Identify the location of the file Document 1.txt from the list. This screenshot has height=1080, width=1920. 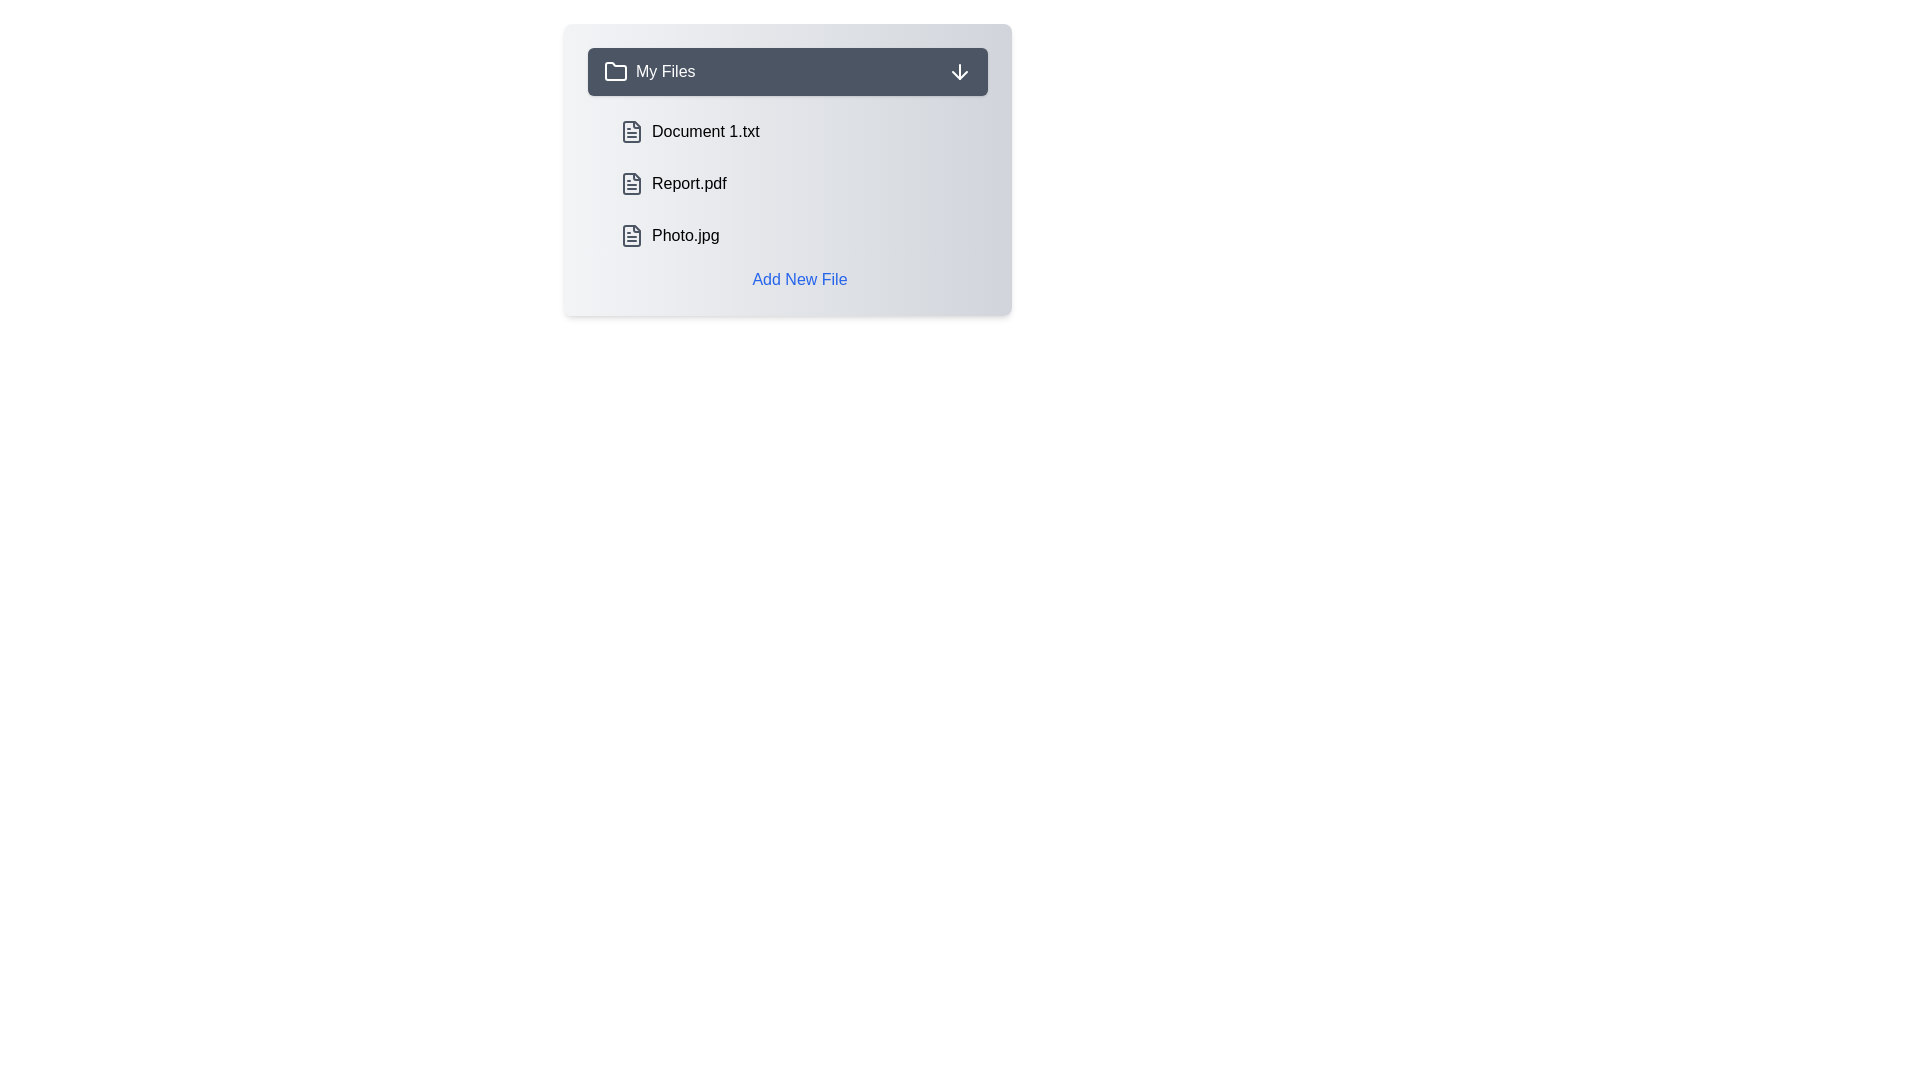
(800, 131).